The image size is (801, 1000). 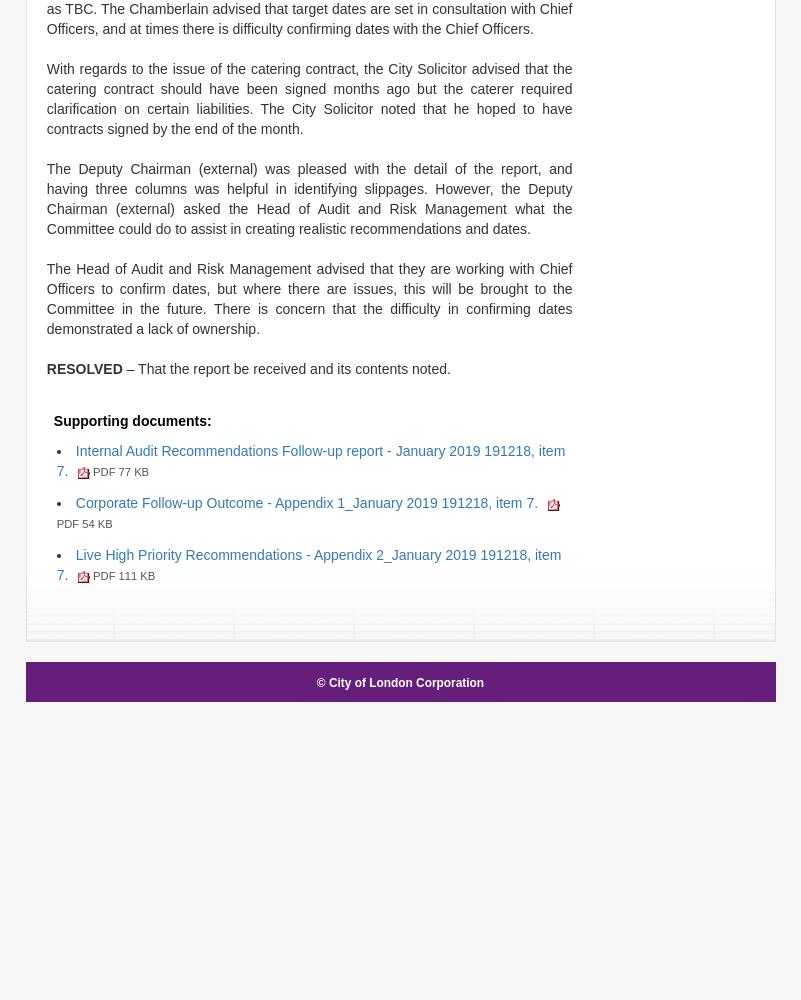 I want to click on 'RESOLVED', so click(x=84, y=367).